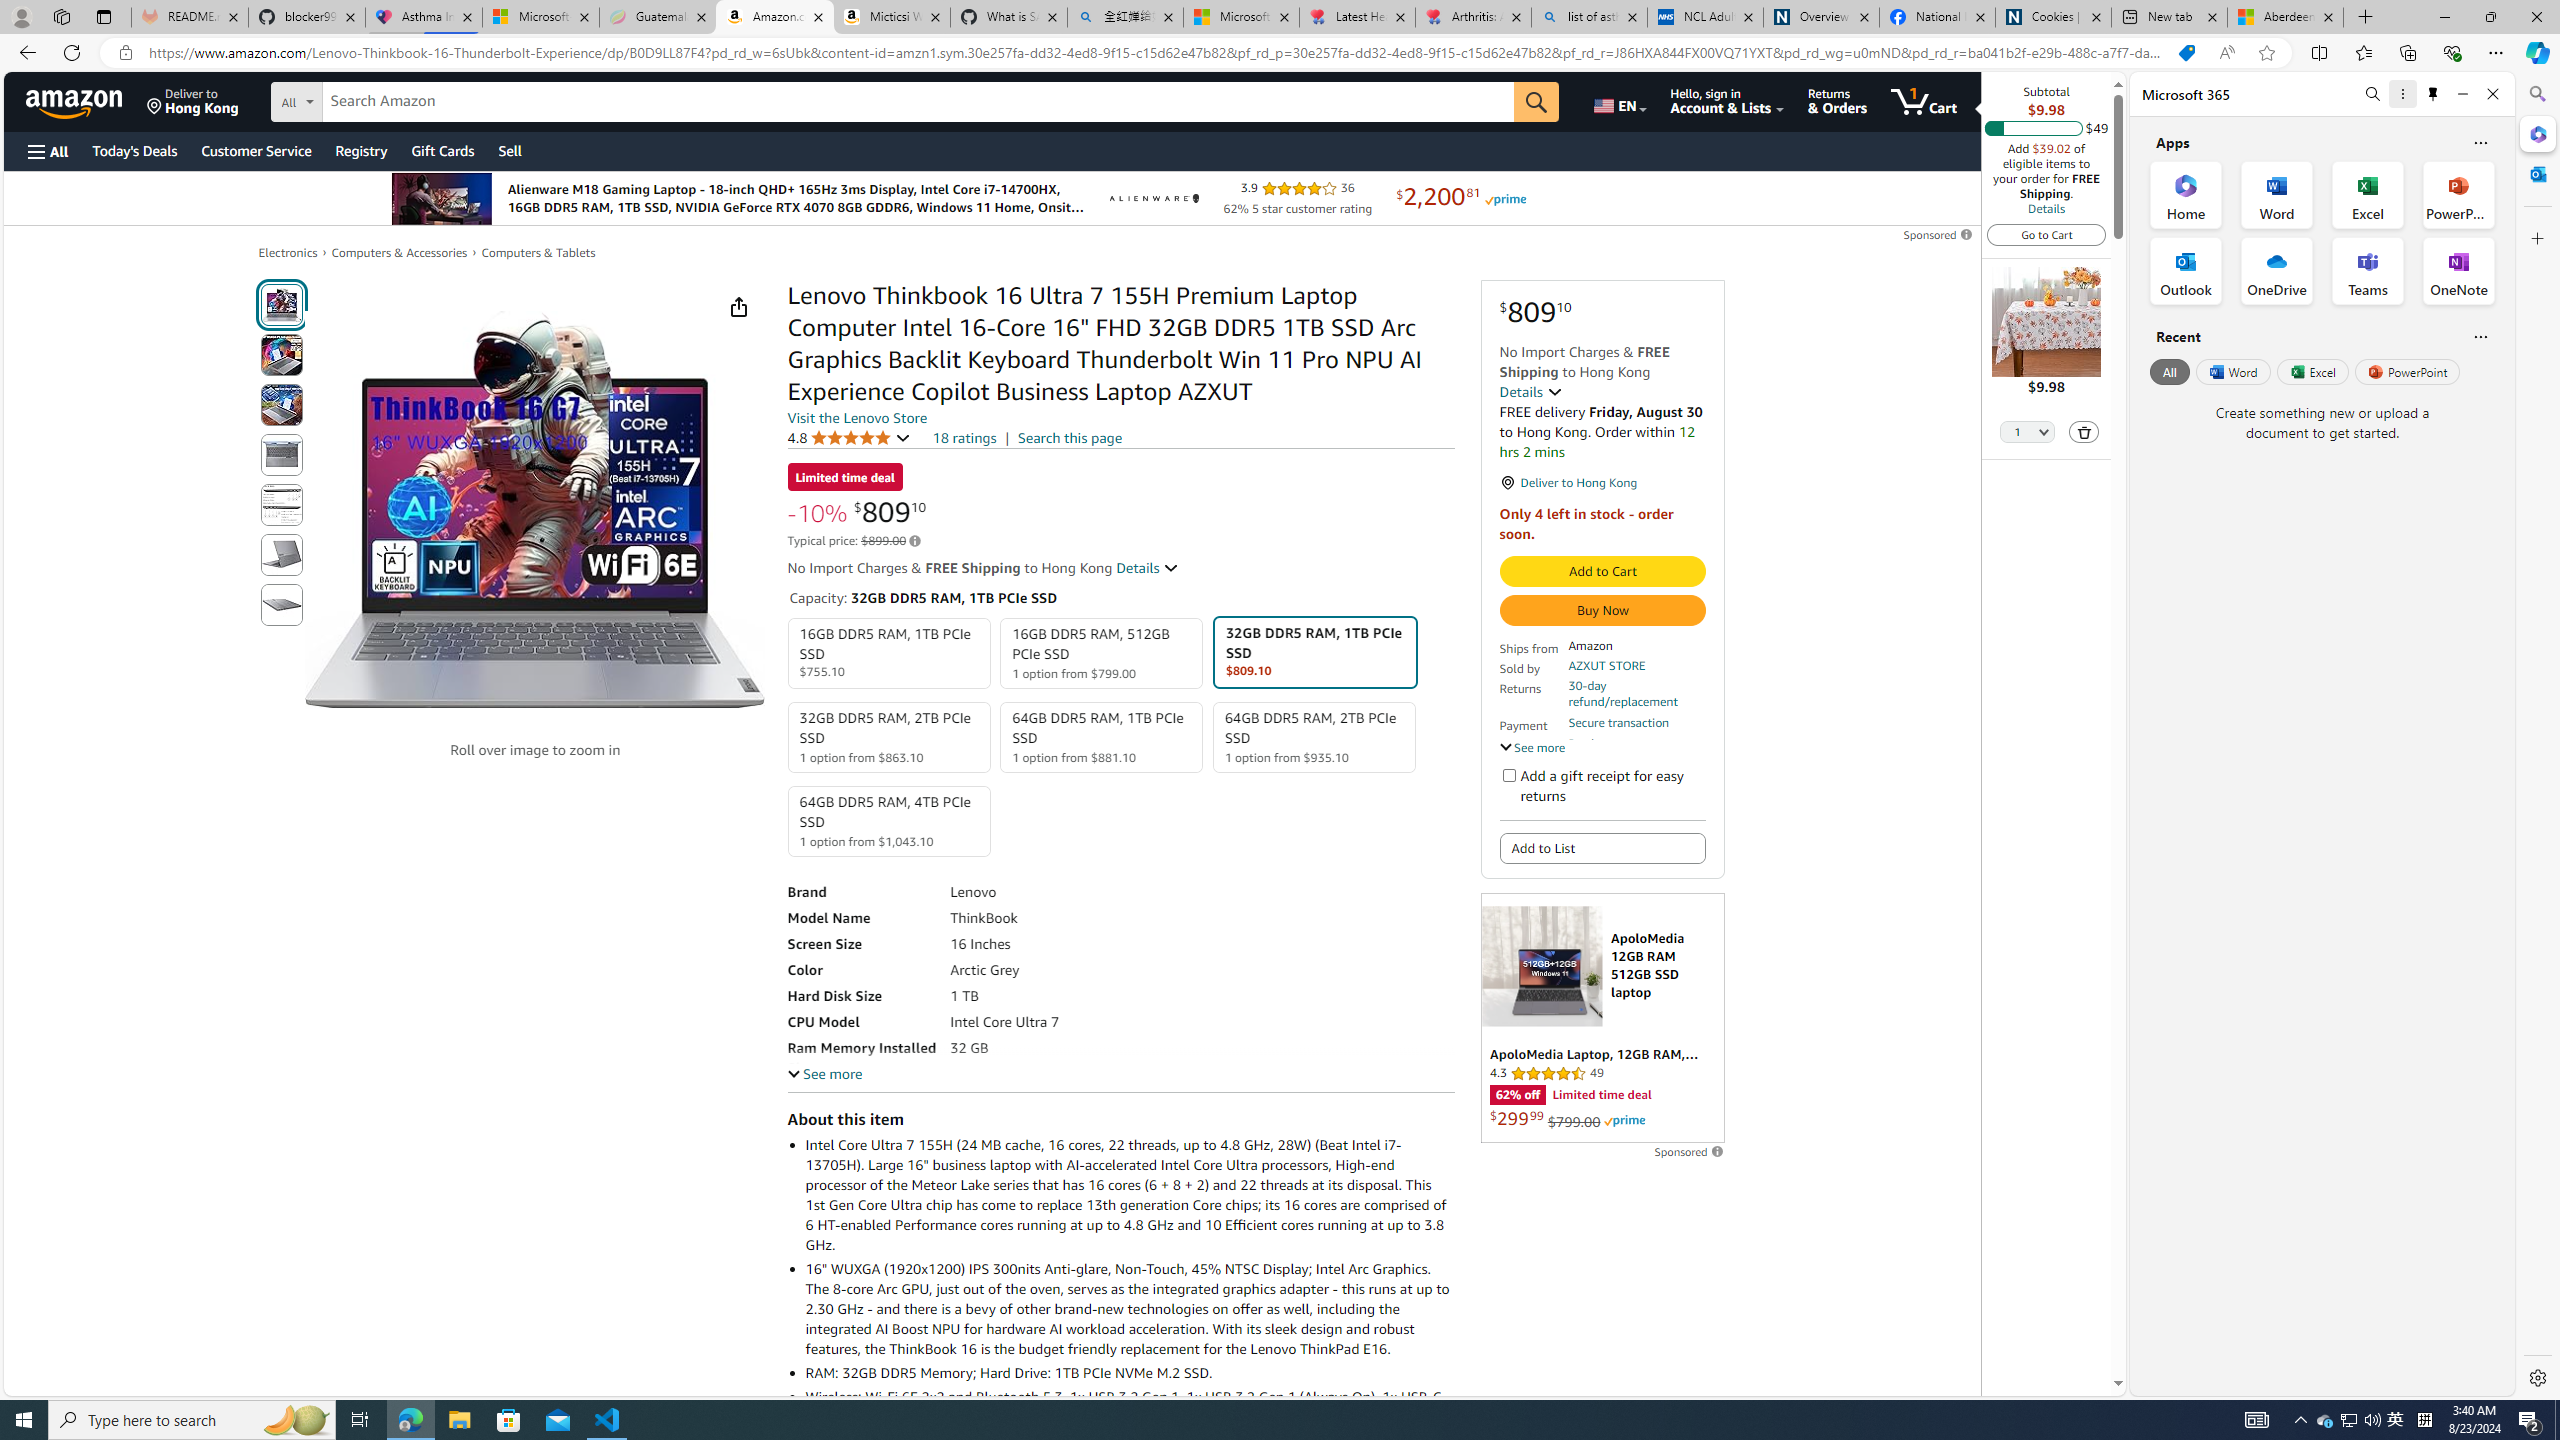 The width and height of the screenshot is (2560, 1440). I want to click on 'Add a gift receipt for easy returns', so click(1508, 774).